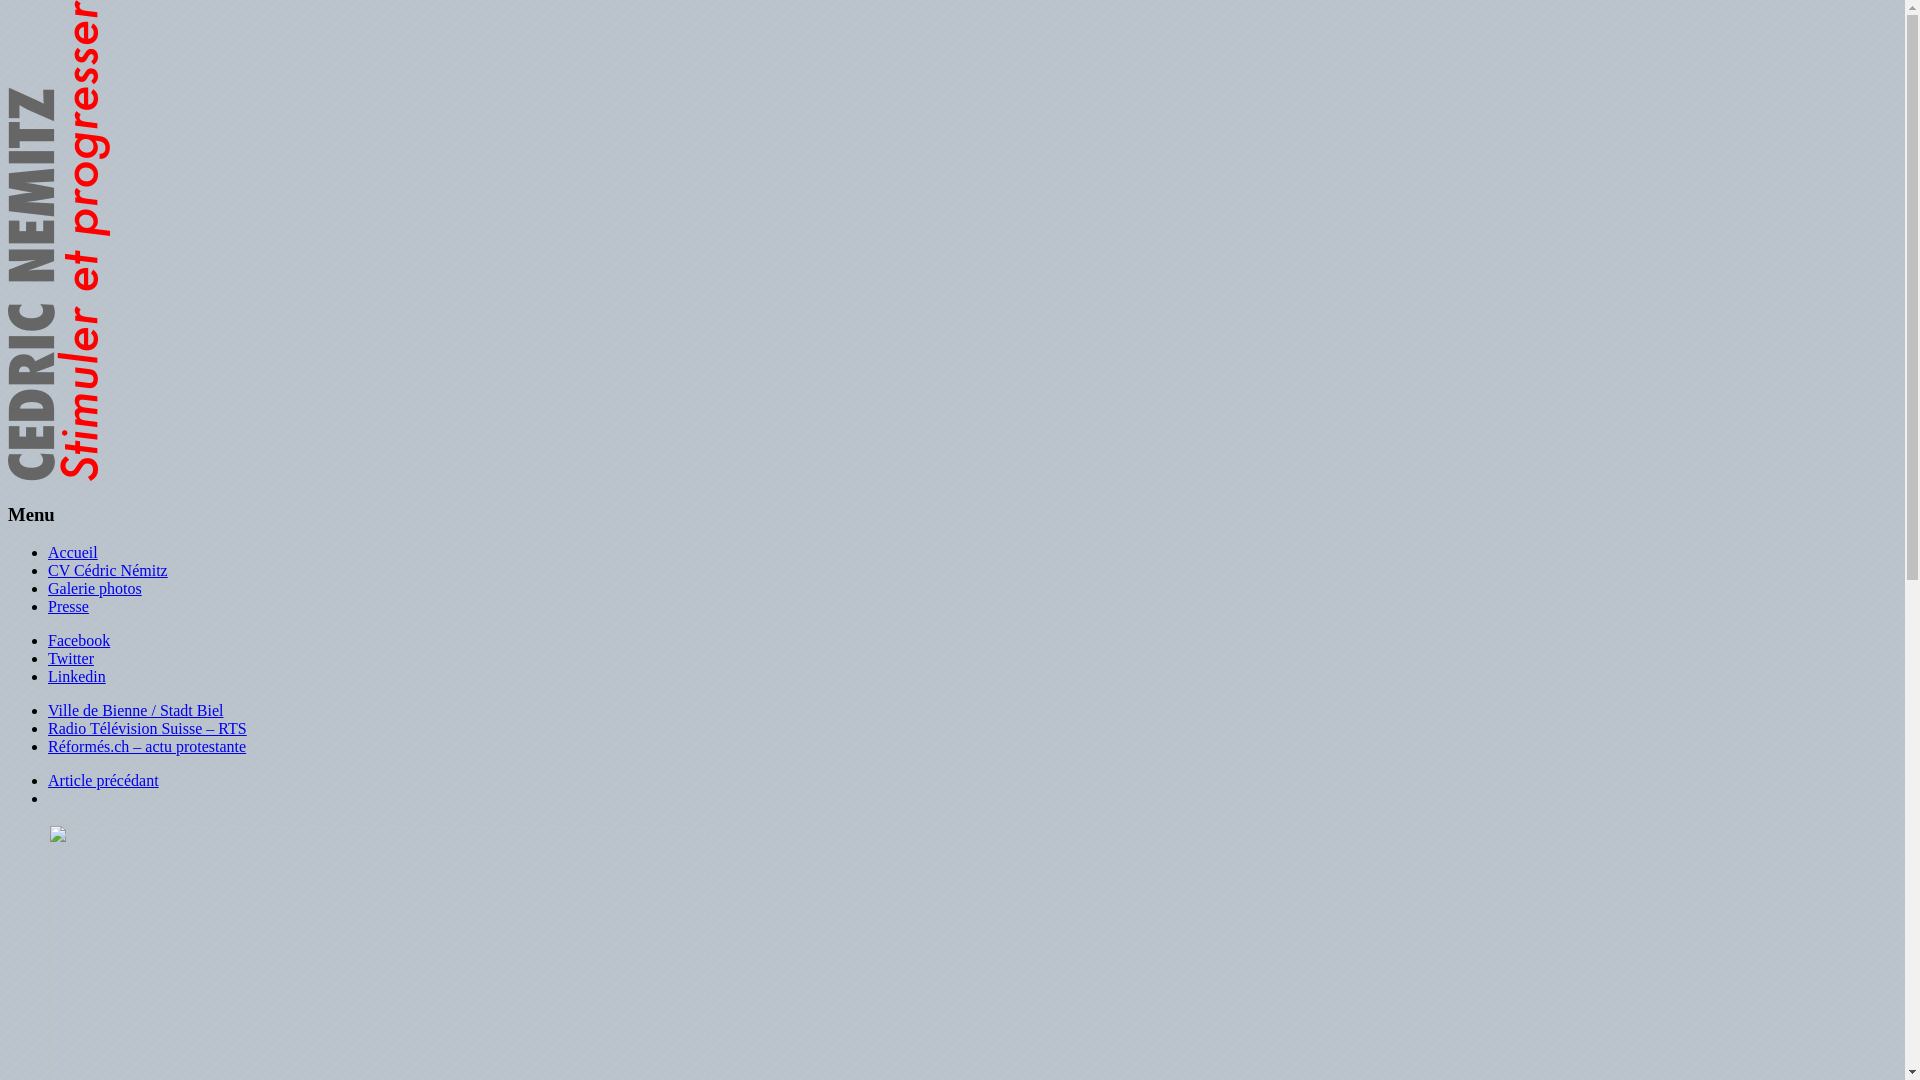  I want to click on 'Accueil', so click(72, 552).